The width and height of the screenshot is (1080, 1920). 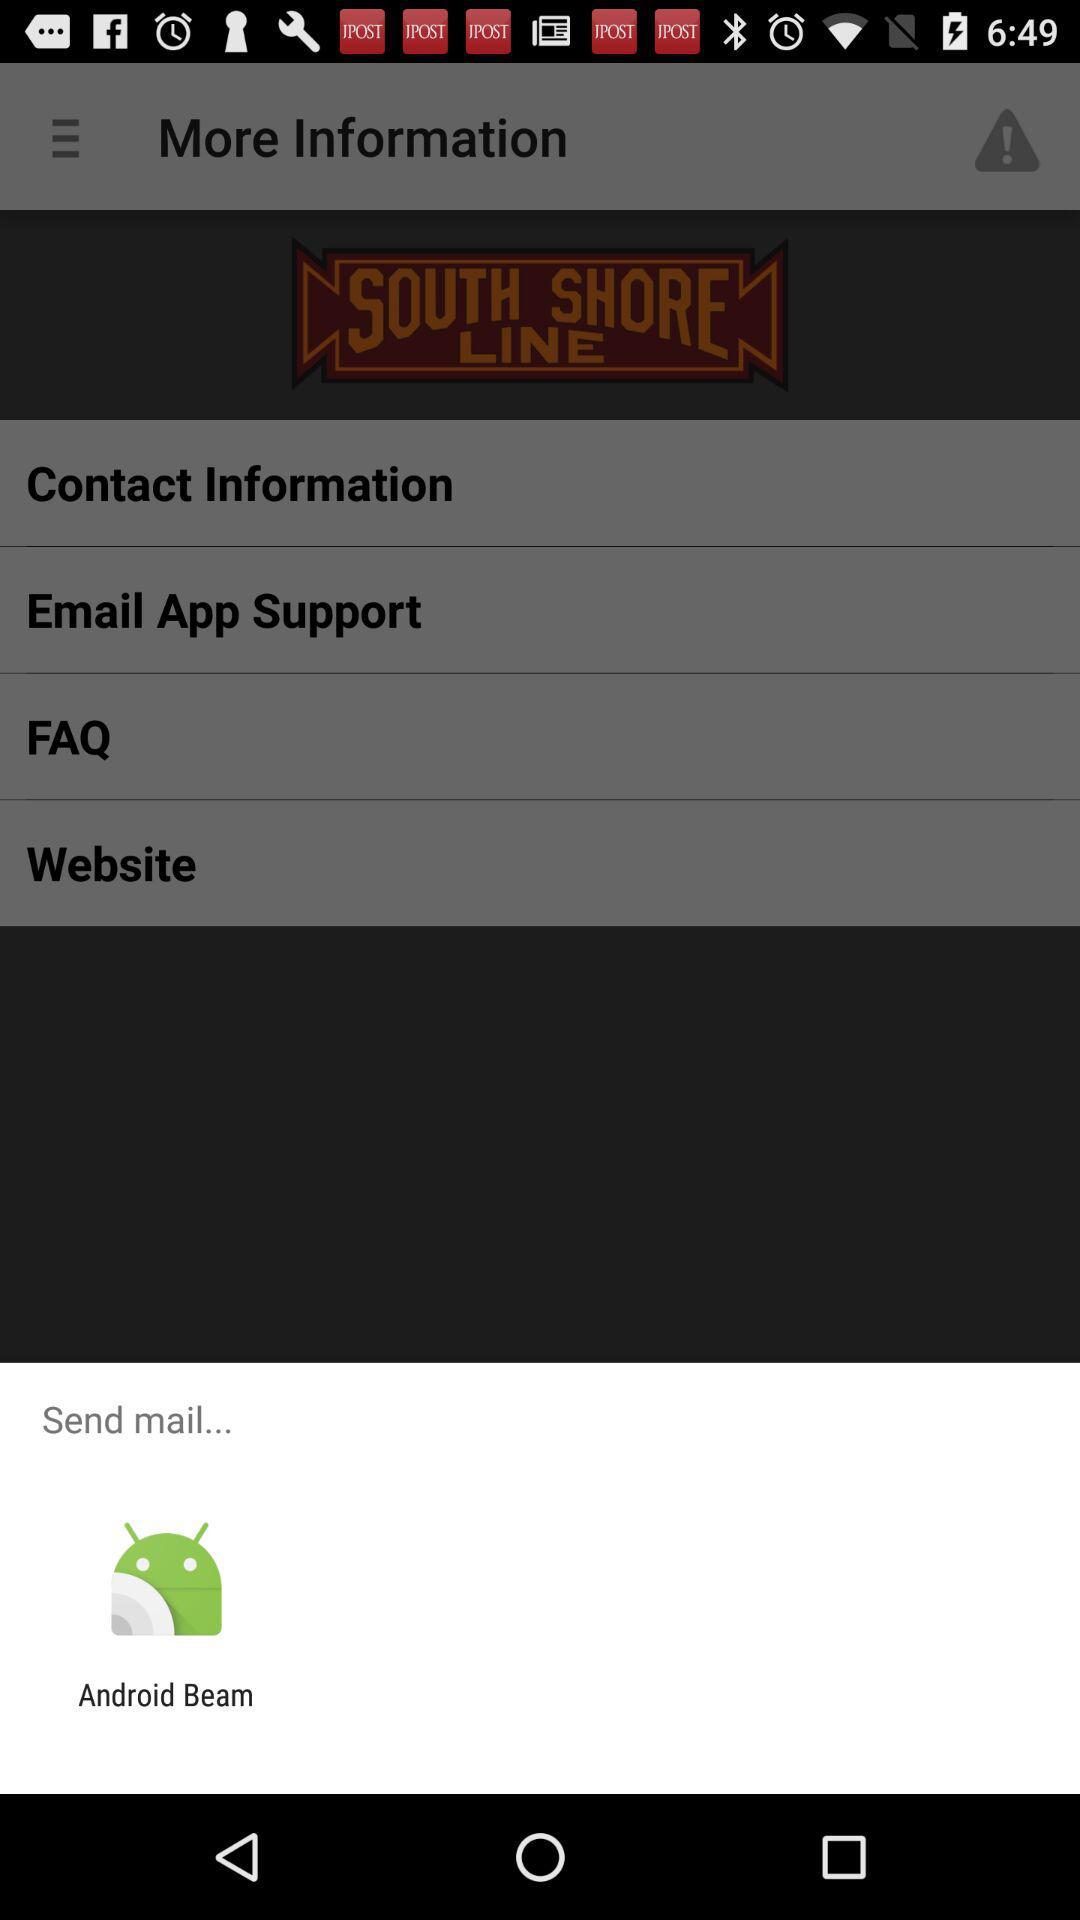 What do you see at coordinates (165, 1711) in the screenshot?
I see `android beam item` at bounding box center [165, 1711].